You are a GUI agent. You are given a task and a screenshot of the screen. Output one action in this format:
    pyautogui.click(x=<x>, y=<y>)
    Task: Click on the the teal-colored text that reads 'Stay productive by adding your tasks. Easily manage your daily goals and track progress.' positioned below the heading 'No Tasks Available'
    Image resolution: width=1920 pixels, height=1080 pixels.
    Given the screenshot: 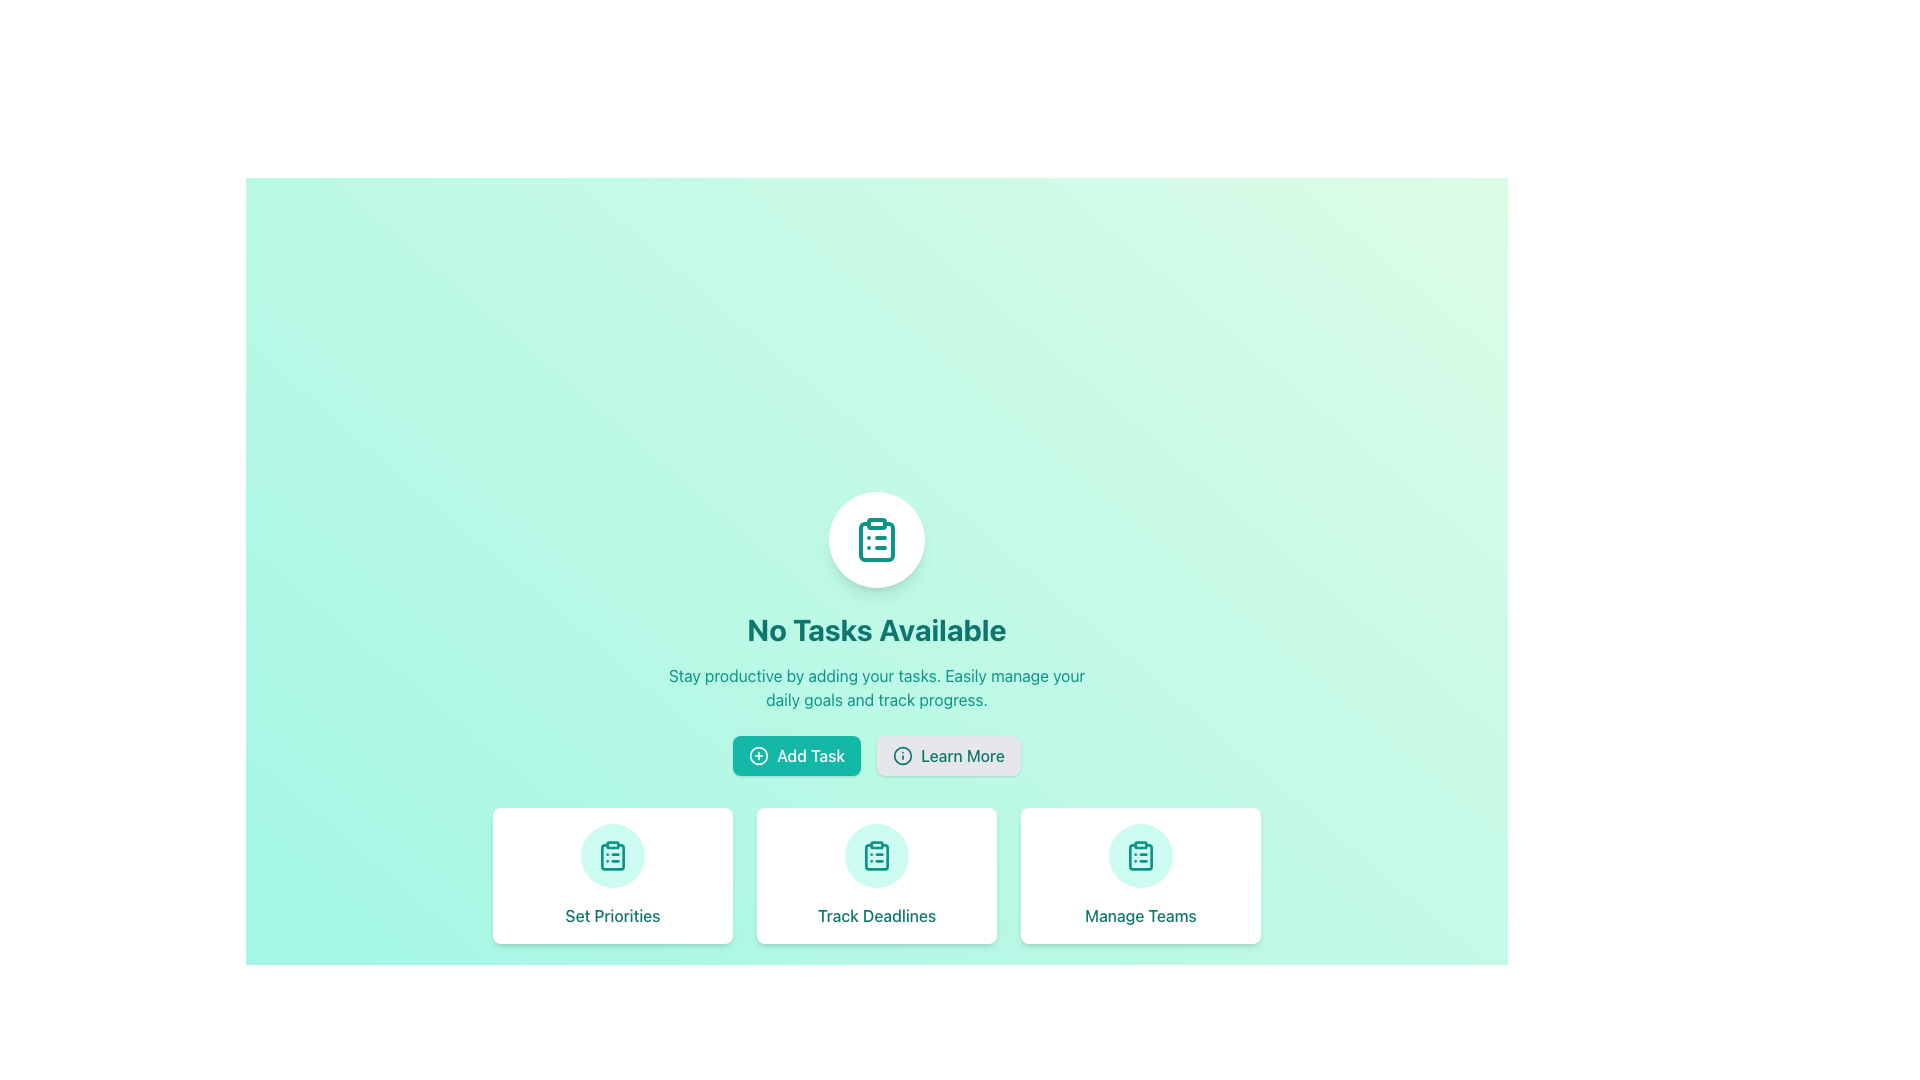 What is the action you would take?
    pyautogui.click(x=877, y=686)
    